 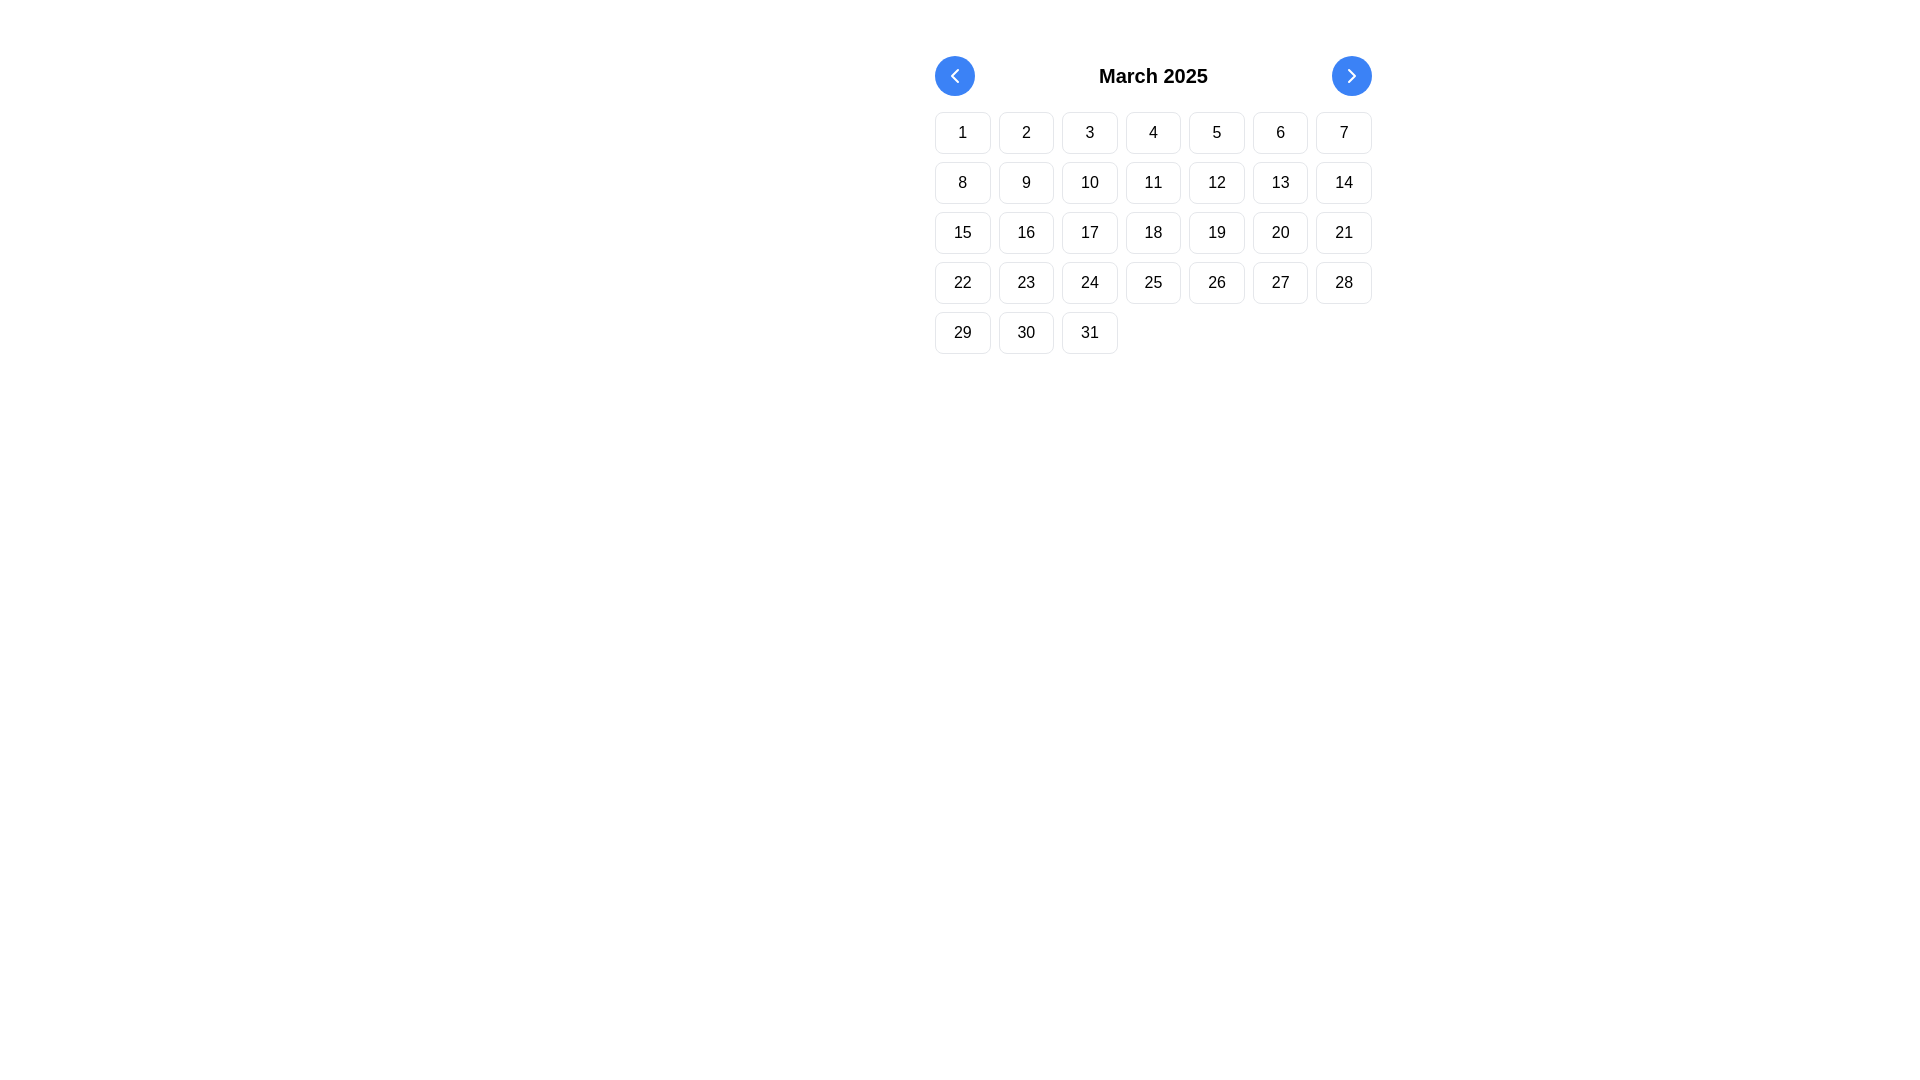 What do you see at coordinates (1352, 75) in the screenshot?
I see `the chevron icon located in the top-right corner of the interface, adjacent to the calendar heading` at bounding box center [1352, 75].